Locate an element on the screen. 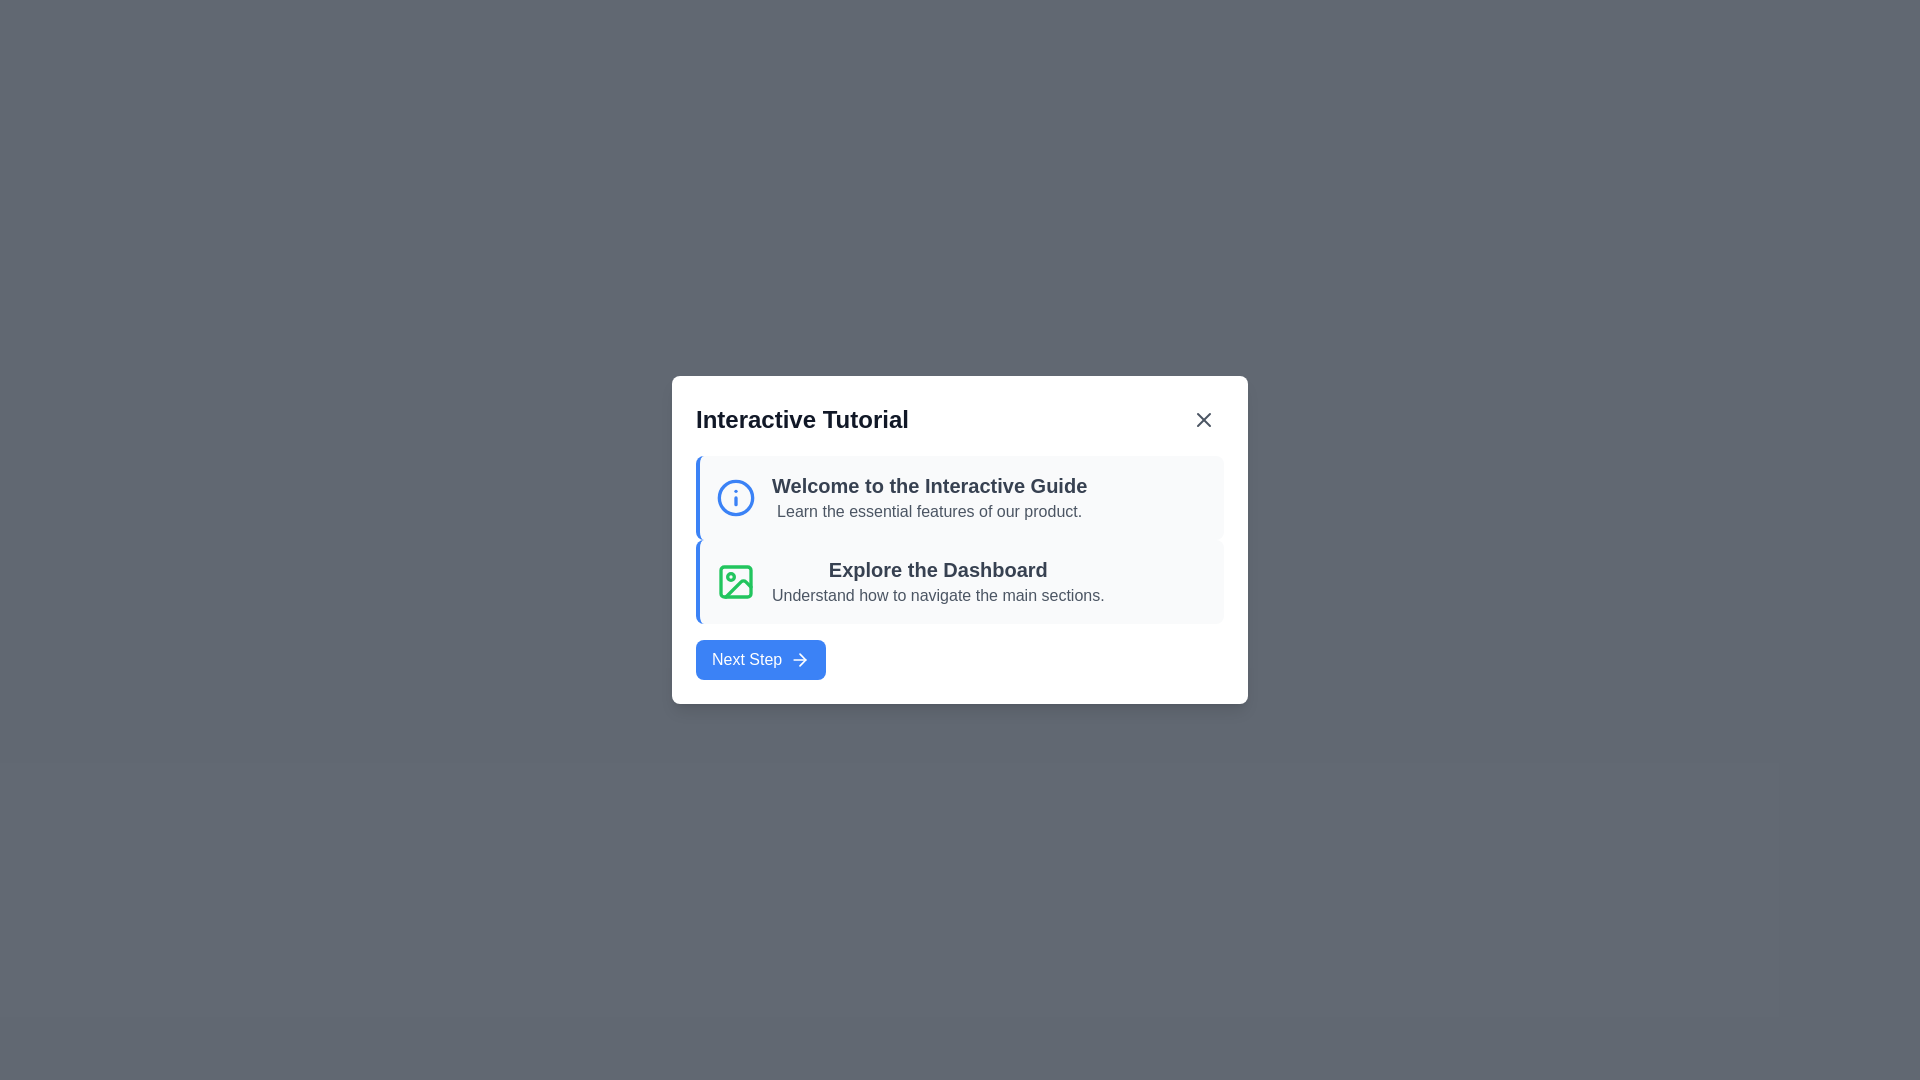 Image resolution: width=1920 pixels, height=1080 pixels. informational block that contains the text 'Explore the Dashboard' and 'Understand how to navigate the main sections.' This block is the second section in the modal, positioned below the 'Welcome to the Interactive Guide.' is located at coordinates (960, 582).